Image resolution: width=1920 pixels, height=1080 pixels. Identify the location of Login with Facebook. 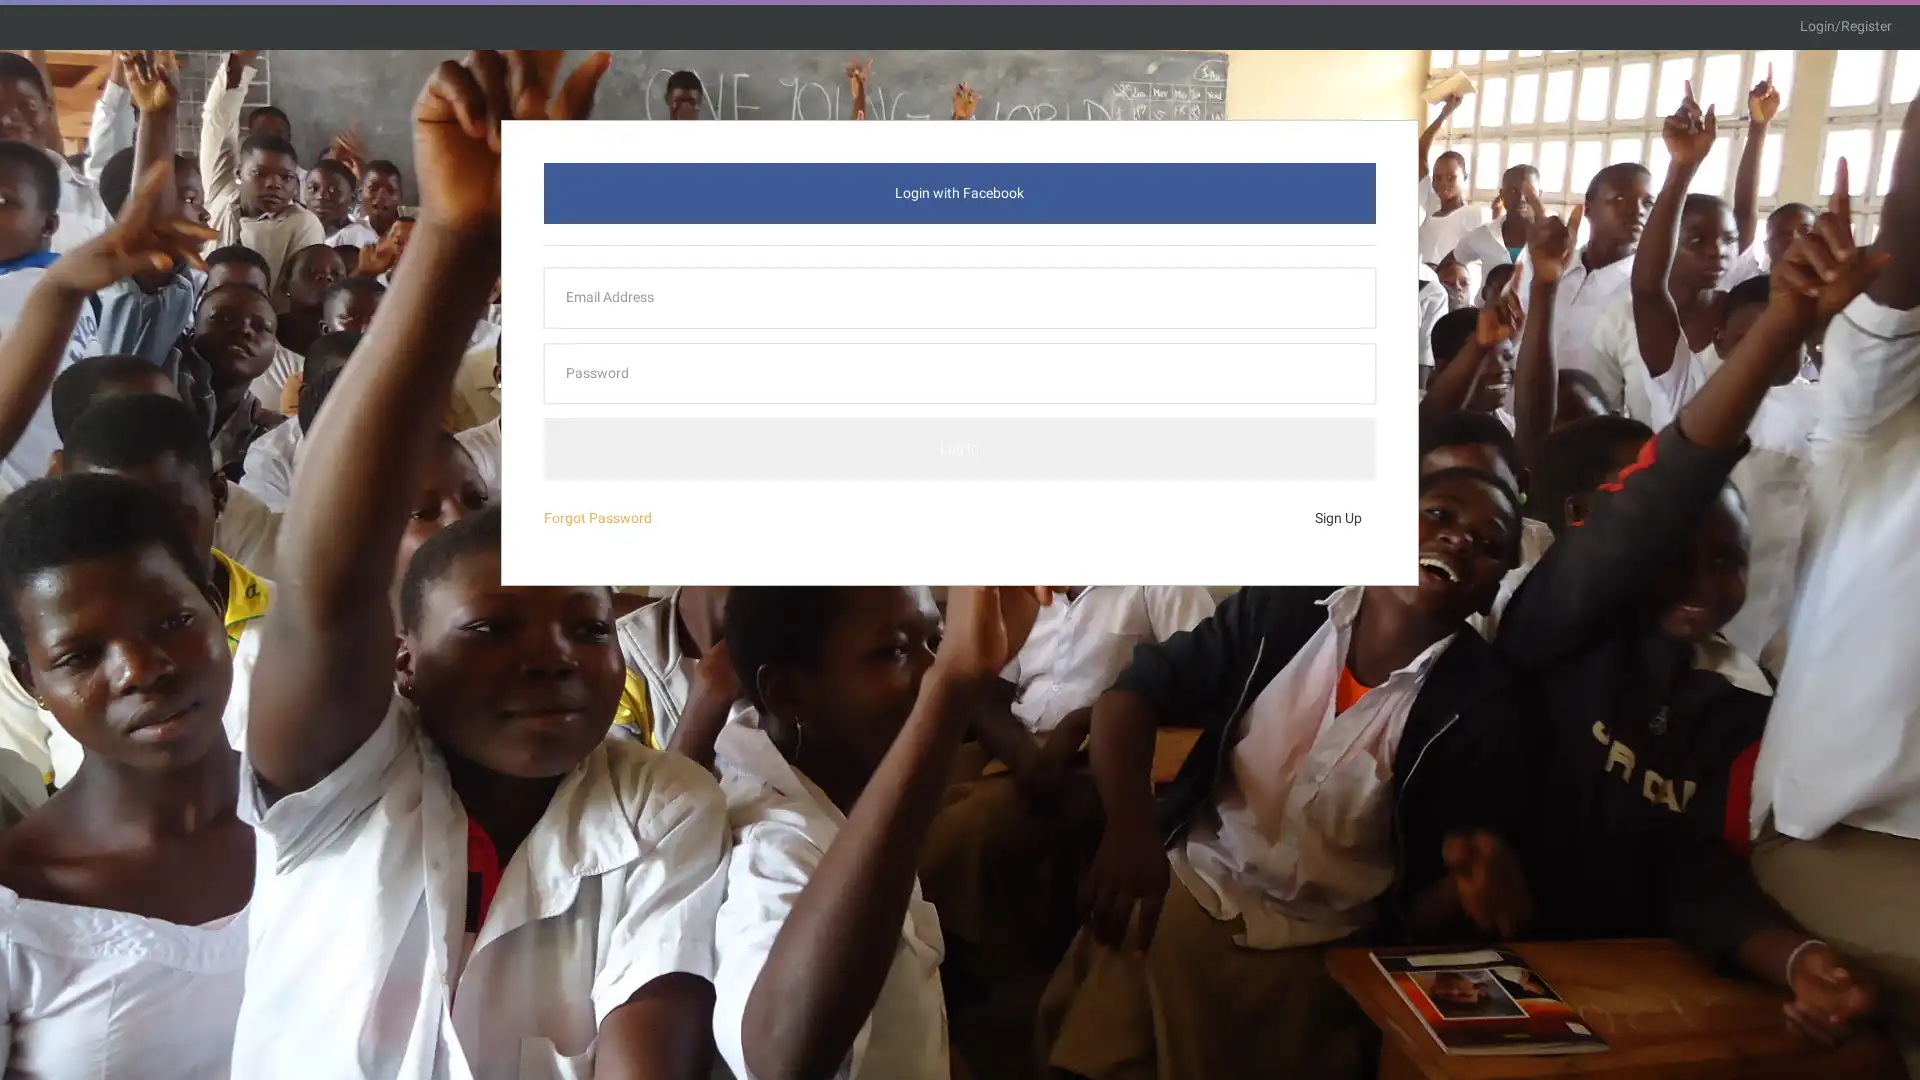
(958, 192).